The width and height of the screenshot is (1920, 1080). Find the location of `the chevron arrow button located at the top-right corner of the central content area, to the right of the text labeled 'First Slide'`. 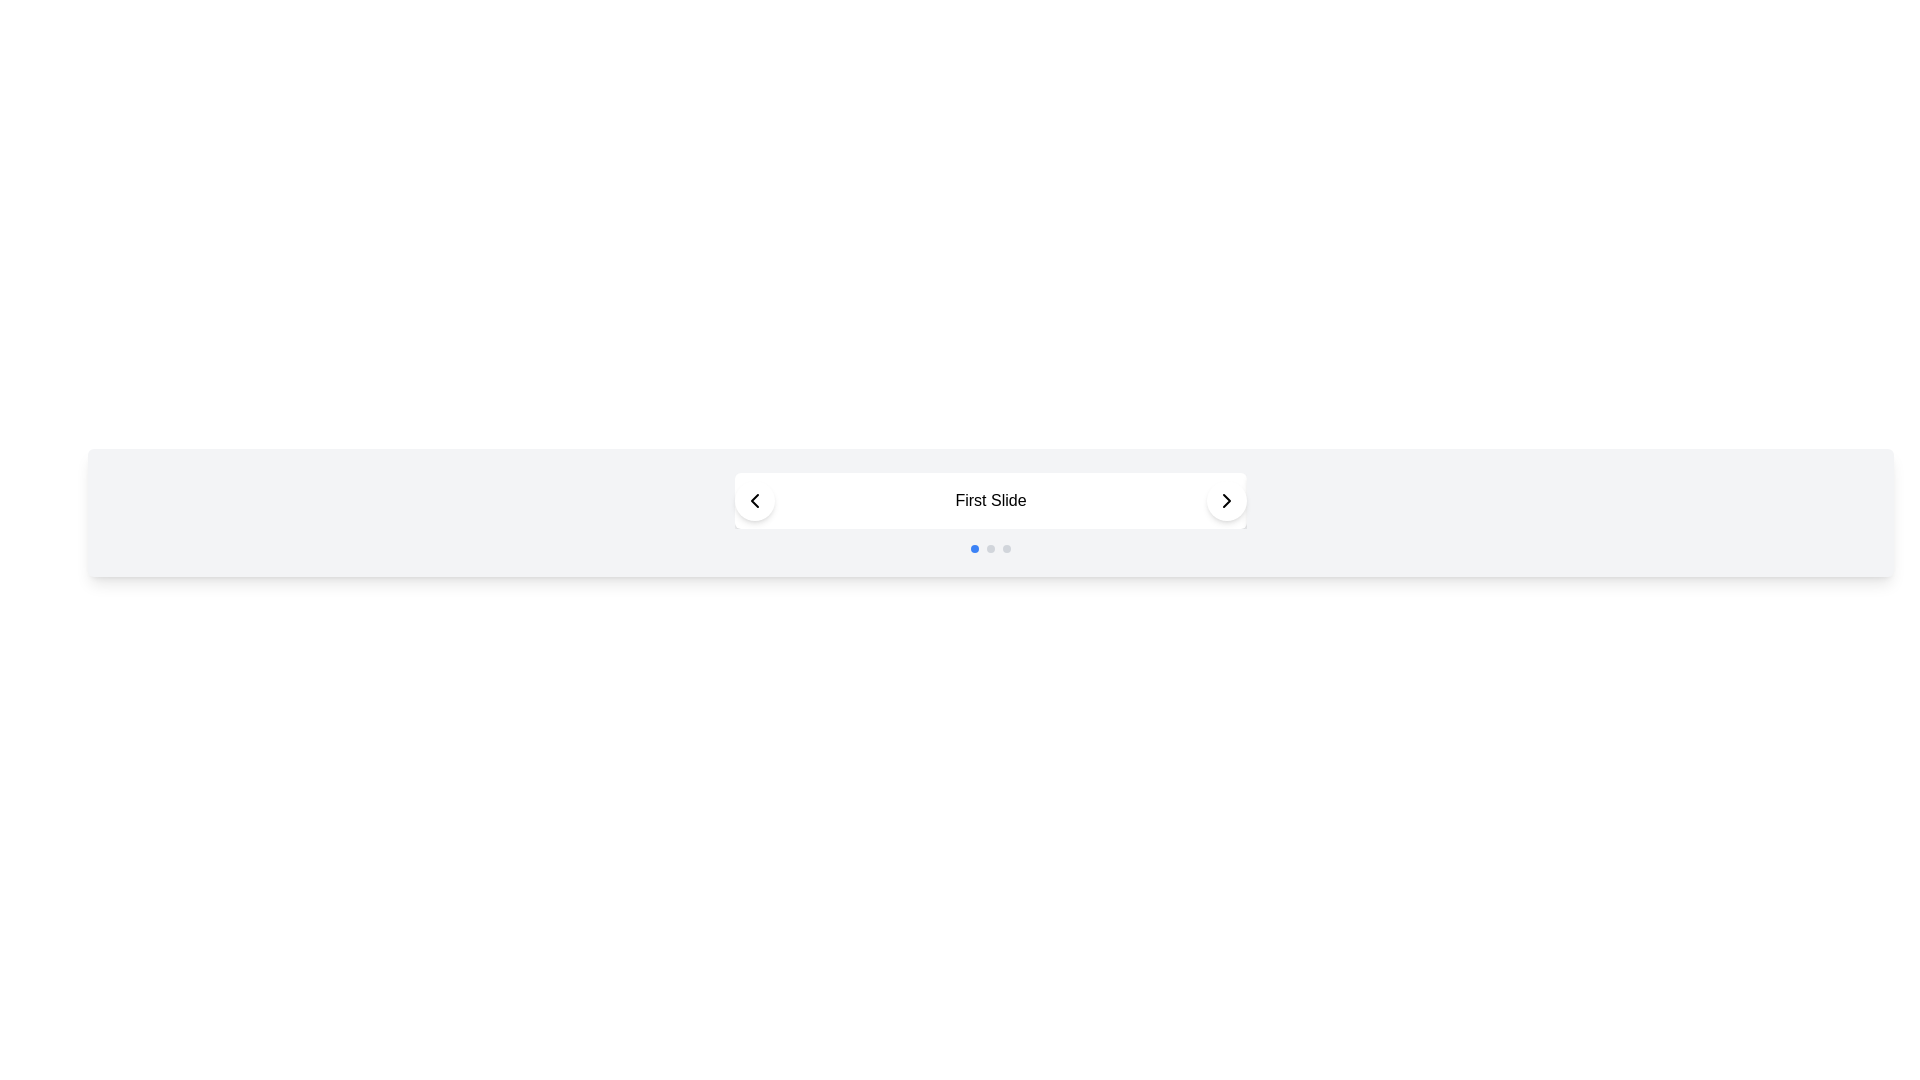

the chevron arrow button located at the top-right corner of the central content area, to the right of the text labeled 'First Slide' is located at coordinates (1226, 500).